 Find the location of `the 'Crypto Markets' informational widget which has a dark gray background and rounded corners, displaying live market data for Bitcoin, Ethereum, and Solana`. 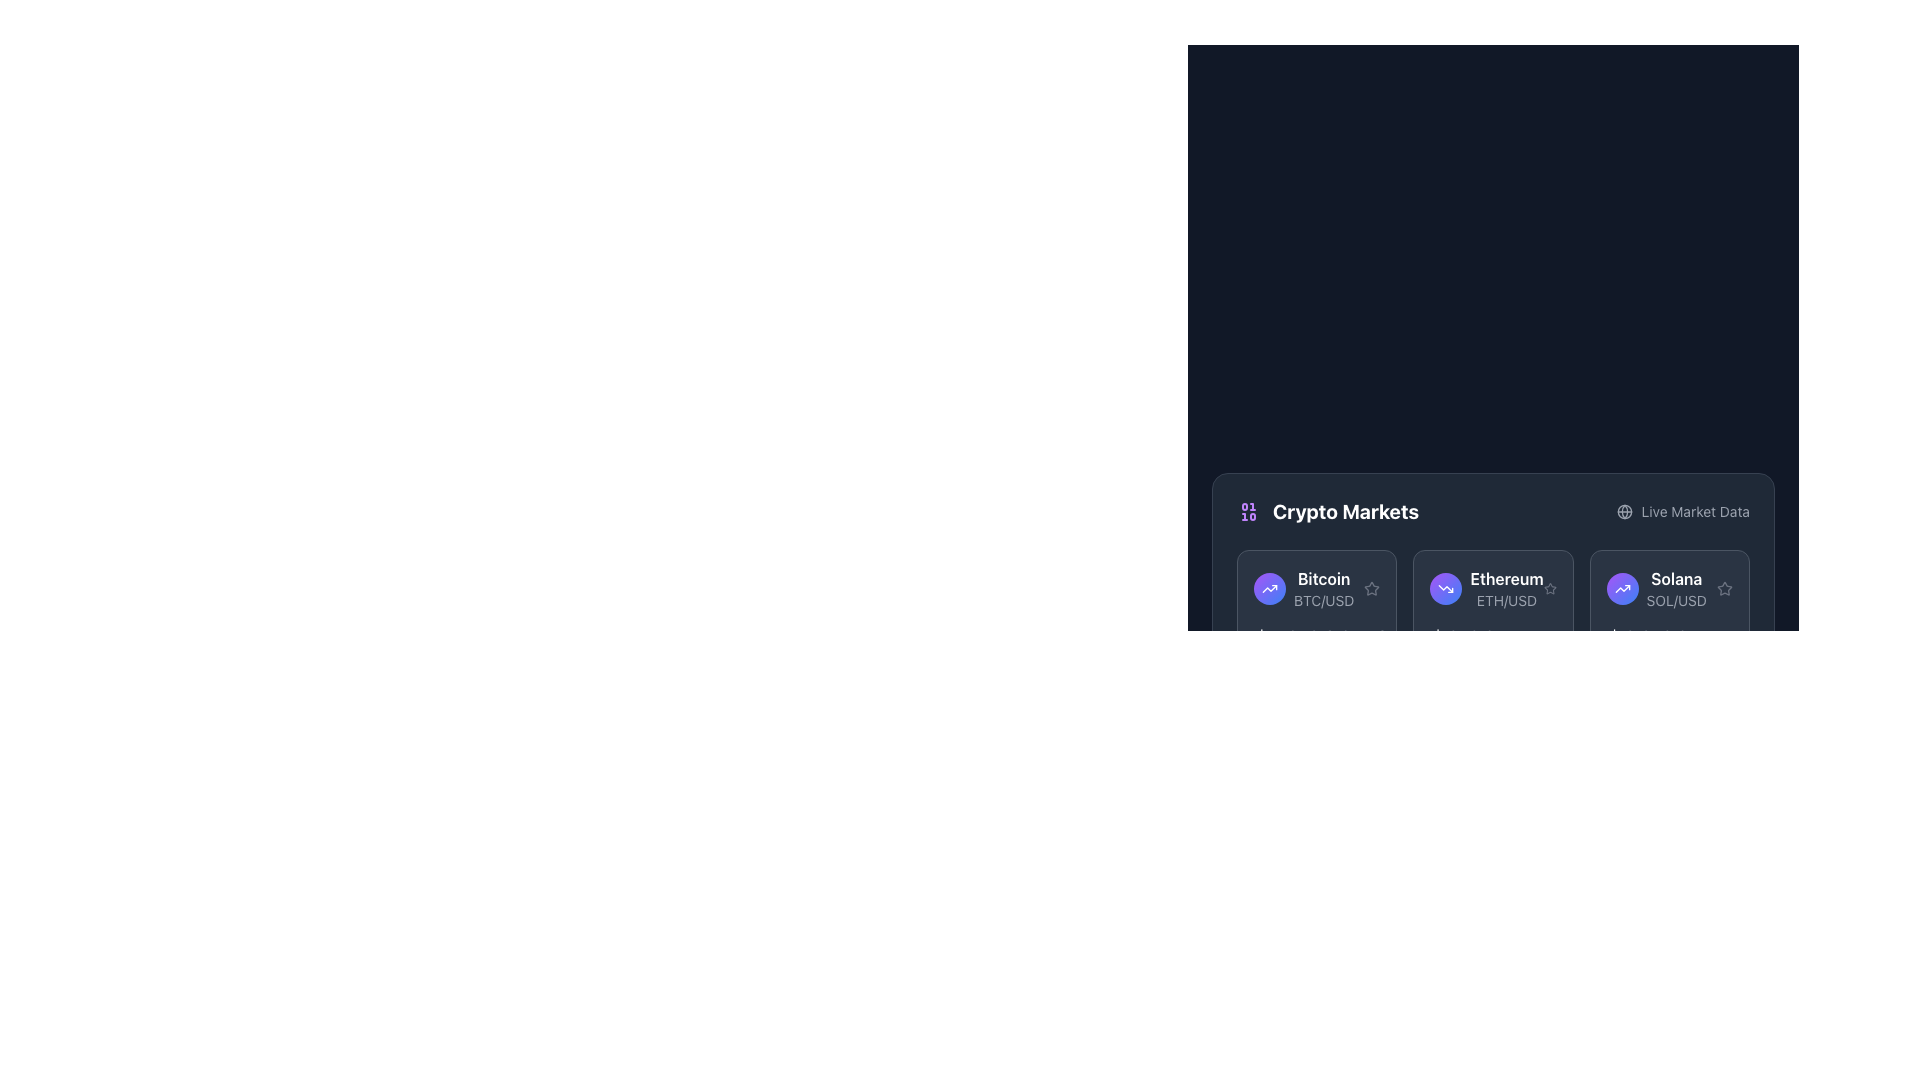

the 'Crypto Markets' informational widget which has a dark gray background and rounded corners, displaying live market data for Bitcoin, Ethereum, and Solana is located at coordinates (1493, 585).